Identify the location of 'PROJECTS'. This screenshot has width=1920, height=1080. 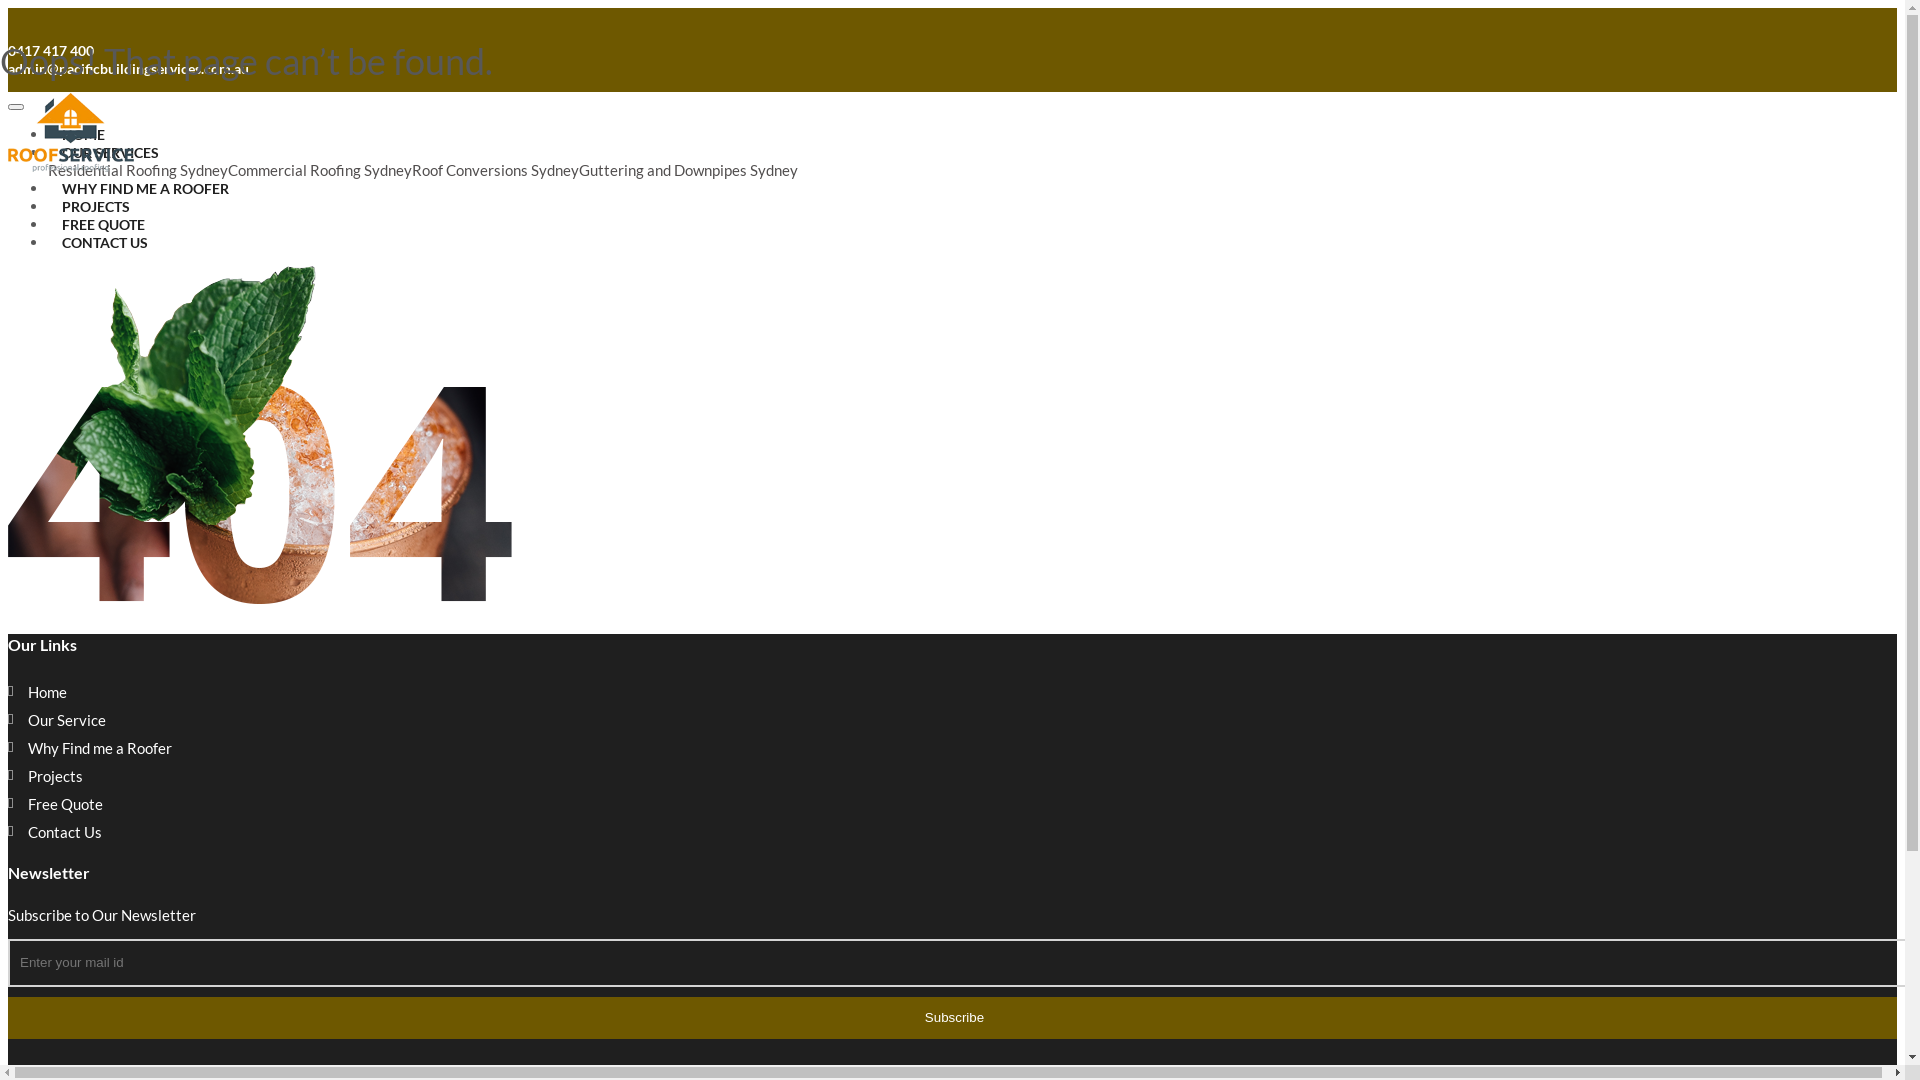
(95, 206).